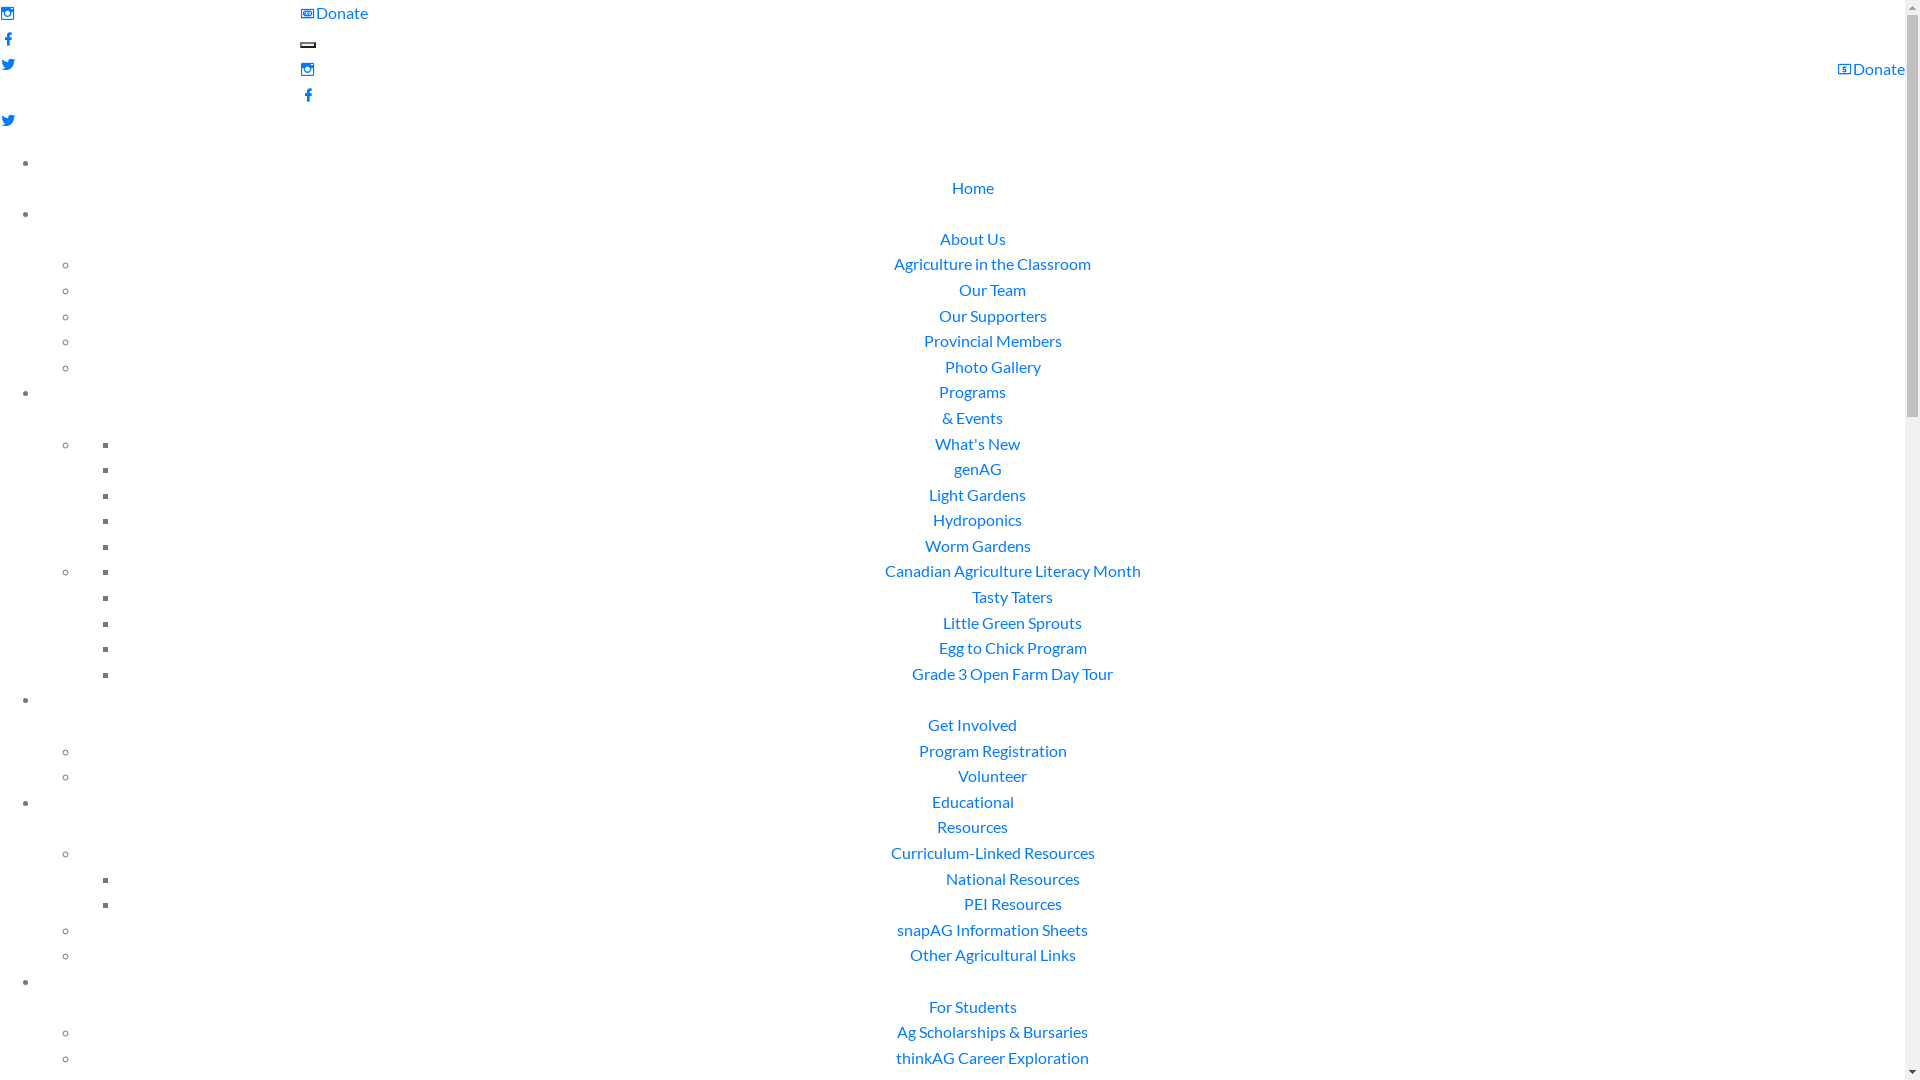  What do you see at coordinates (973, 200) in the screenshot?
I see `'Home'` at bounding box center [973, 200].